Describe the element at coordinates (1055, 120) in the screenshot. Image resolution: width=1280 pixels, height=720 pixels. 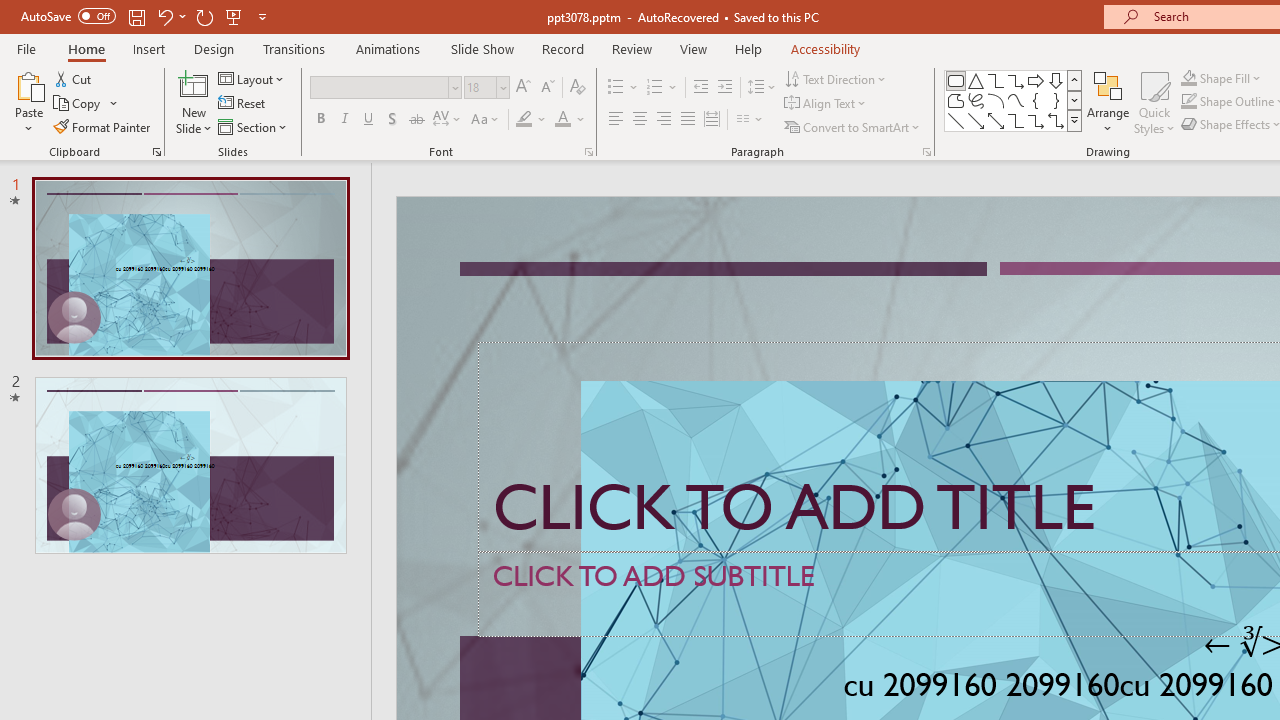
I see `'Connector: Elbow Double-Arrow'` at that location.